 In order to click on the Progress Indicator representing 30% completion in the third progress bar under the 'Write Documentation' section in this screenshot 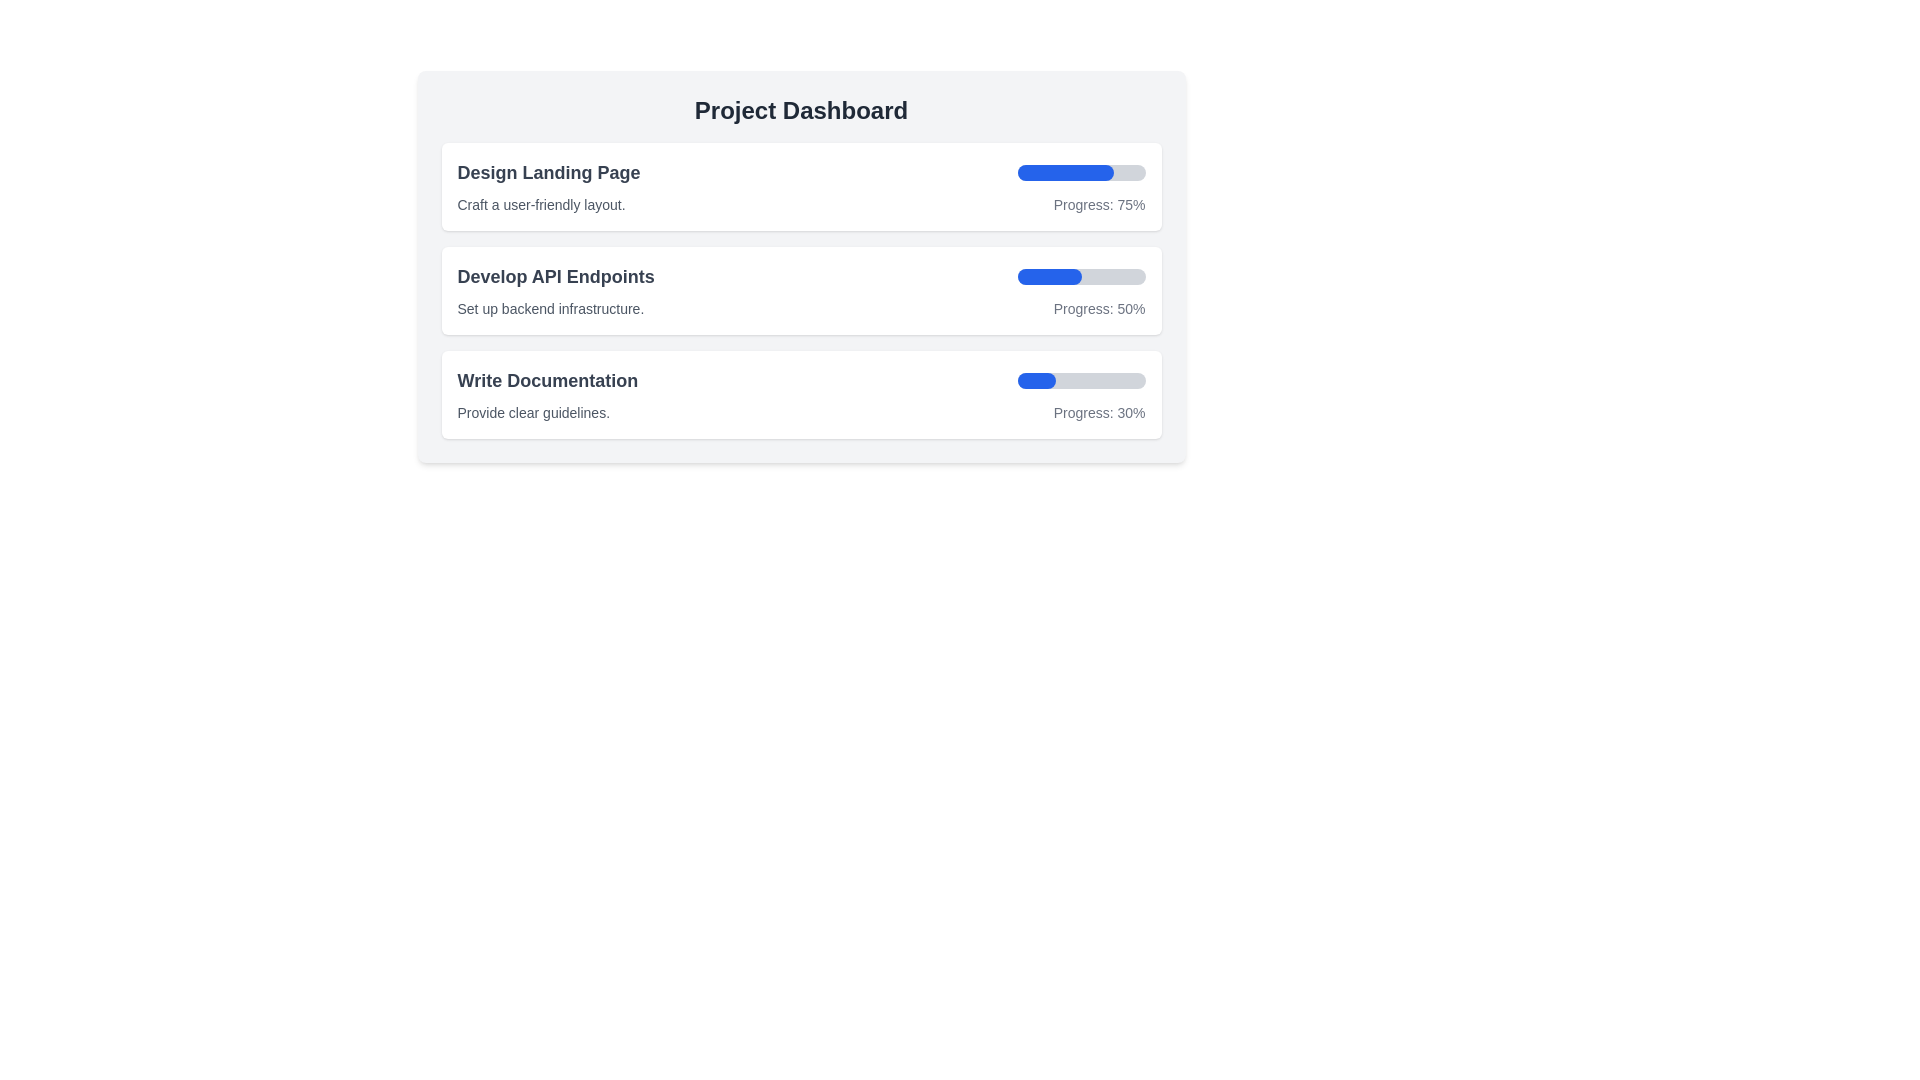, I will do `click(1036, 381)`.